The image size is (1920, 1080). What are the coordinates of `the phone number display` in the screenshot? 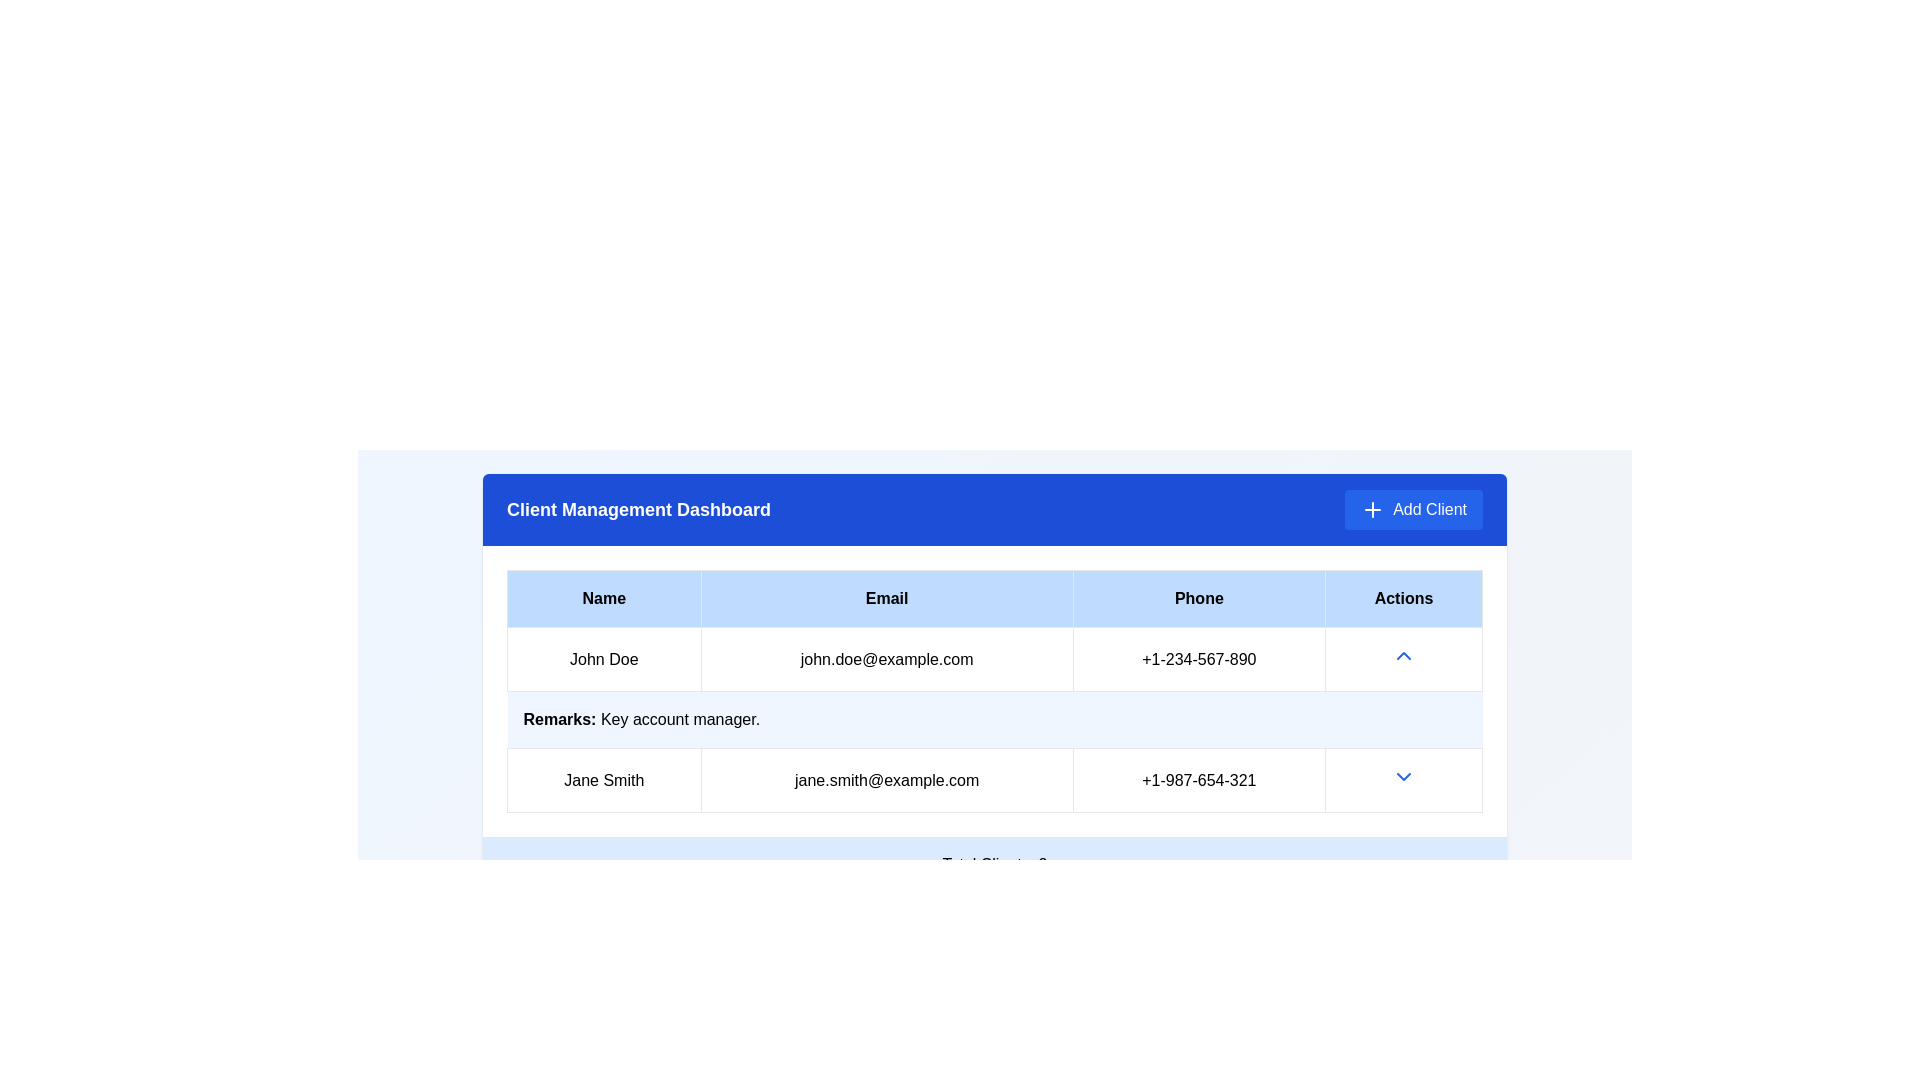 It's located at (1199, 779).